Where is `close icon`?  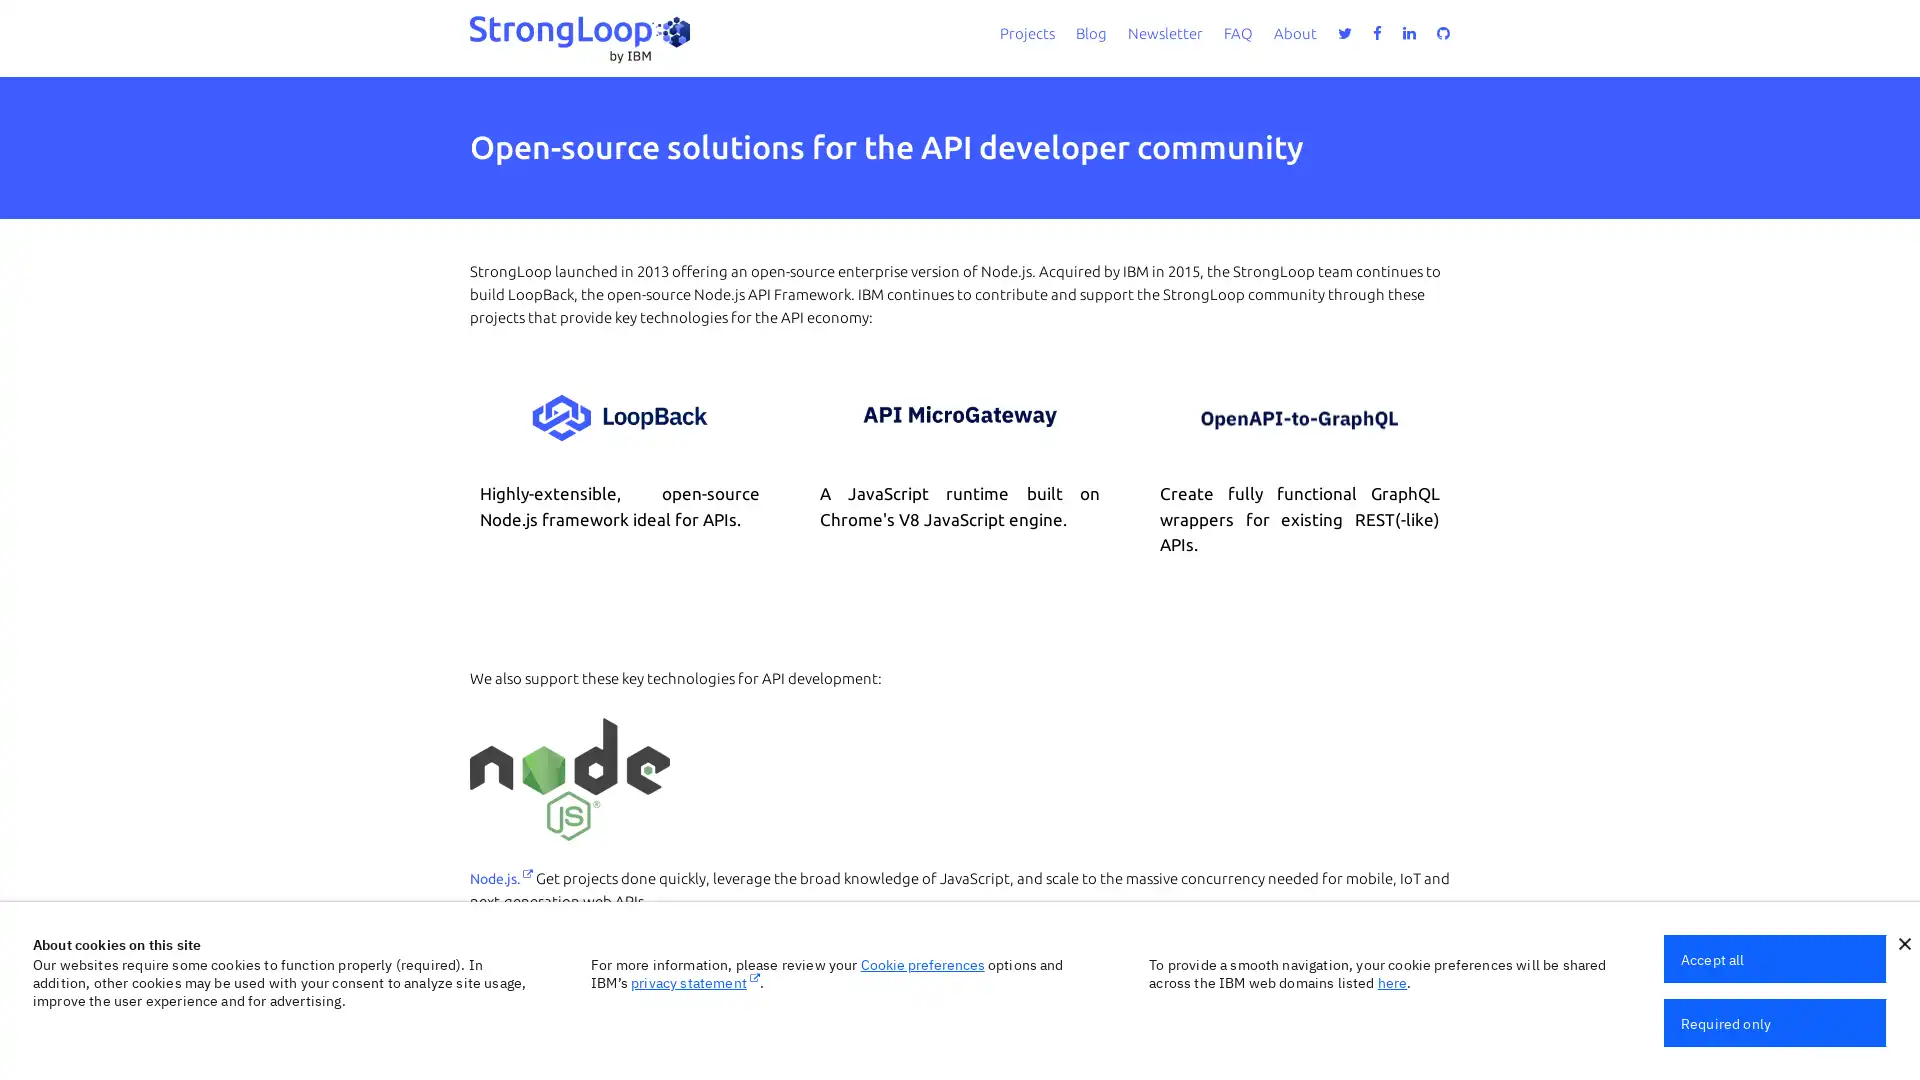 close icon is located at coordinates (1904, 944).